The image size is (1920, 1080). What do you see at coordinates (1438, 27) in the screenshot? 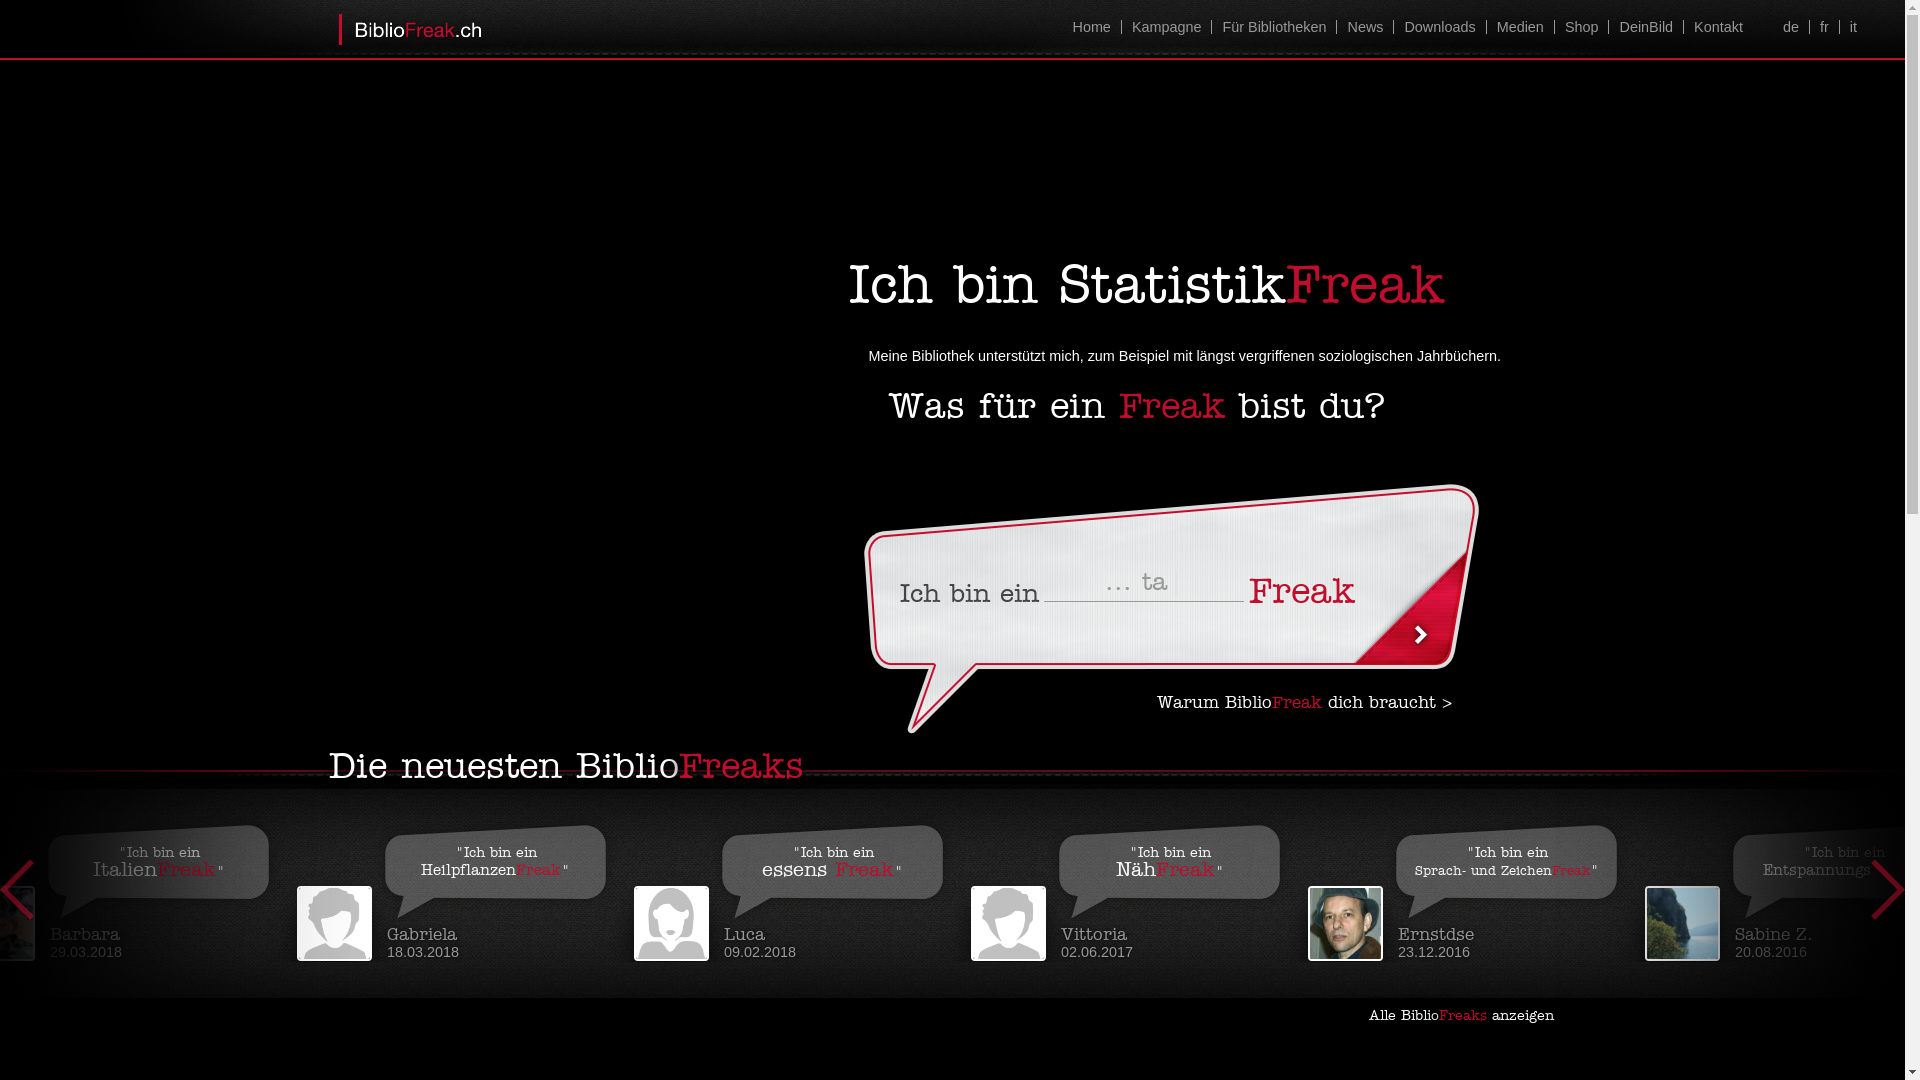
I see `'Downloads'` at bounding box center [1438, 27].